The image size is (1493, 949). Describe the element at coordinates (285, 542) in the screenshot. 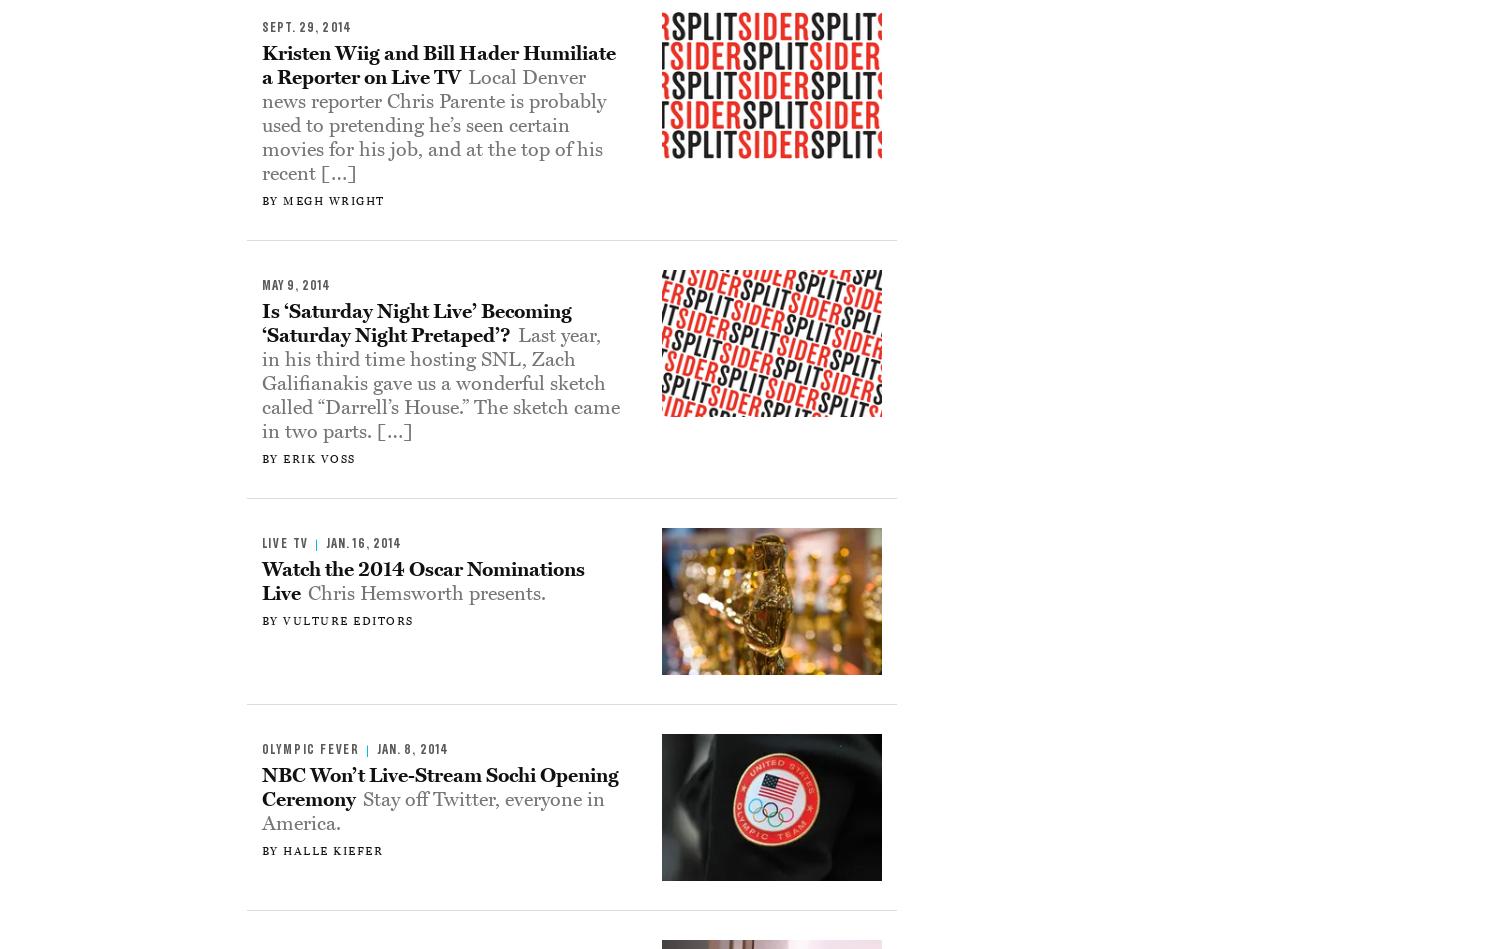

I see `'live tv'` at that location.